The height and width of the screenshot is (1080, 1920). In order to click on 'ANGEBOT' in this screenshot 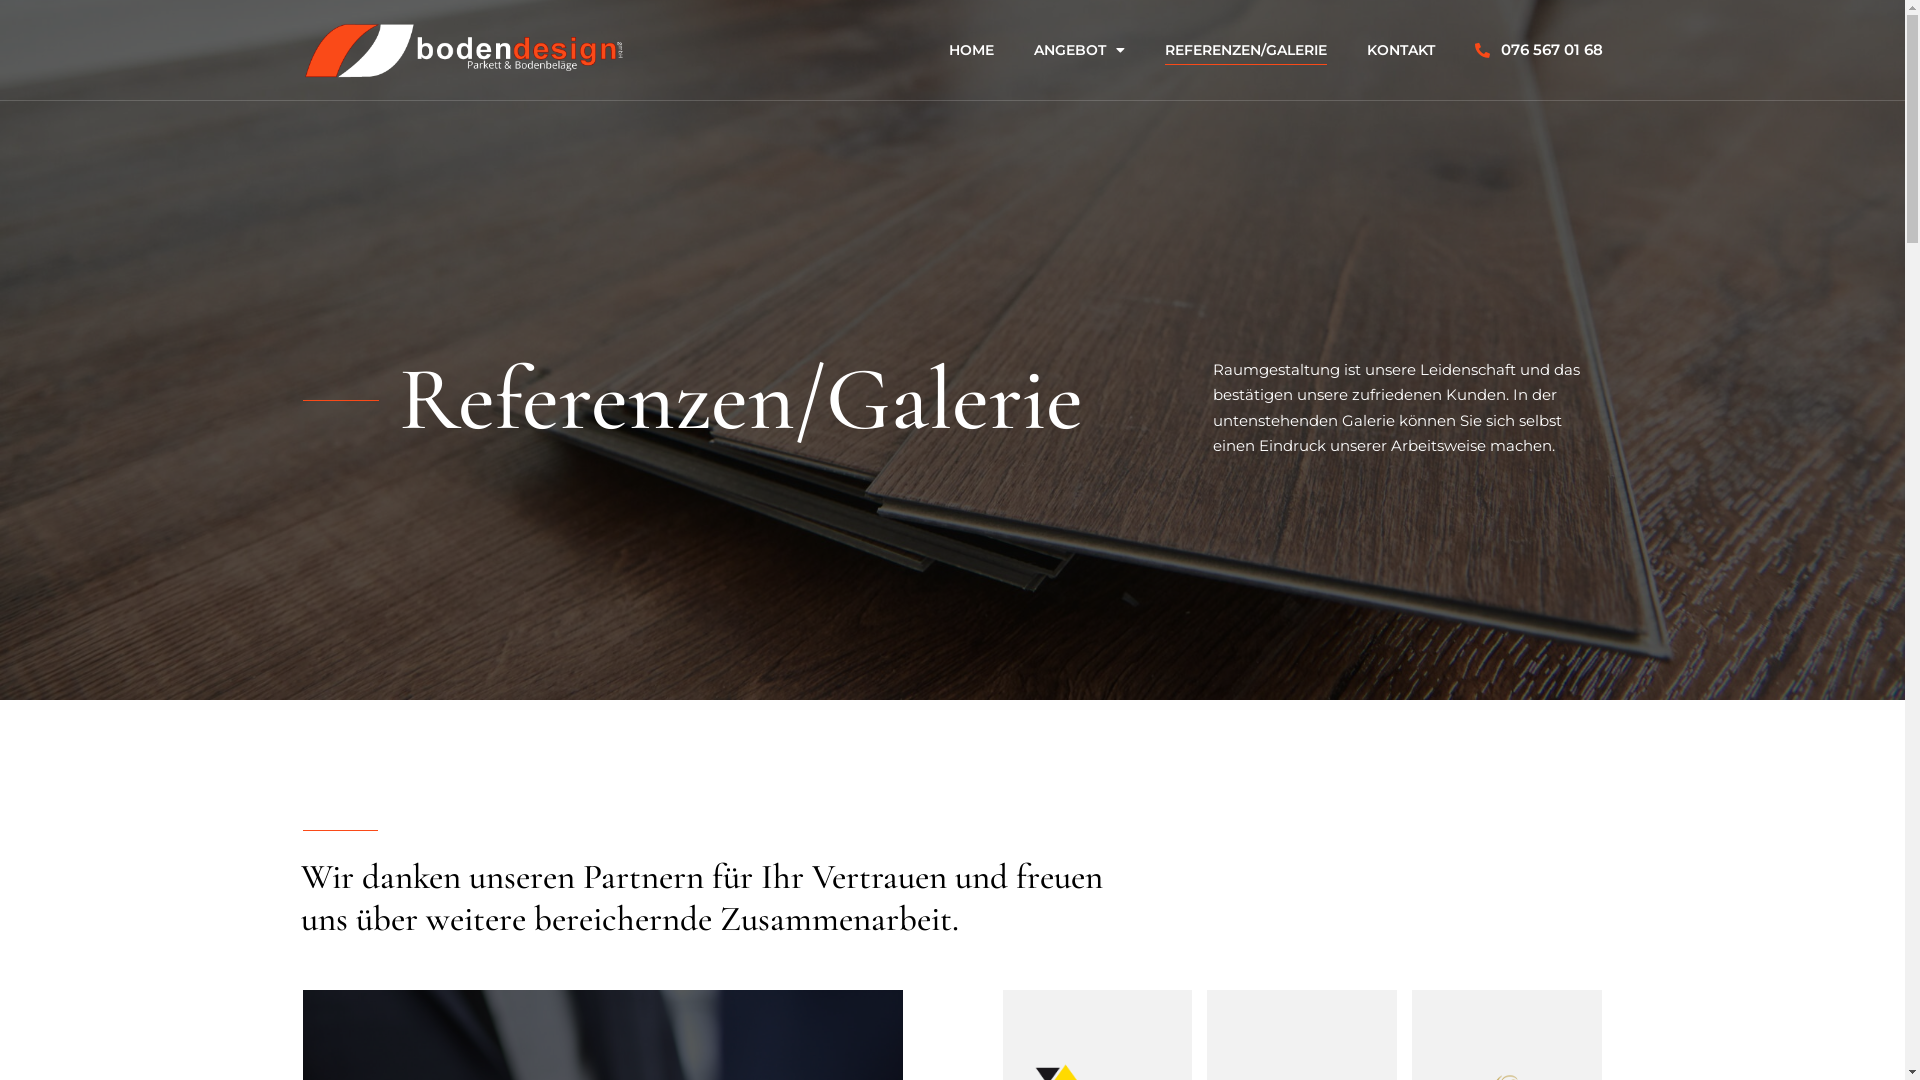, I will do `click(1078, 49)`.